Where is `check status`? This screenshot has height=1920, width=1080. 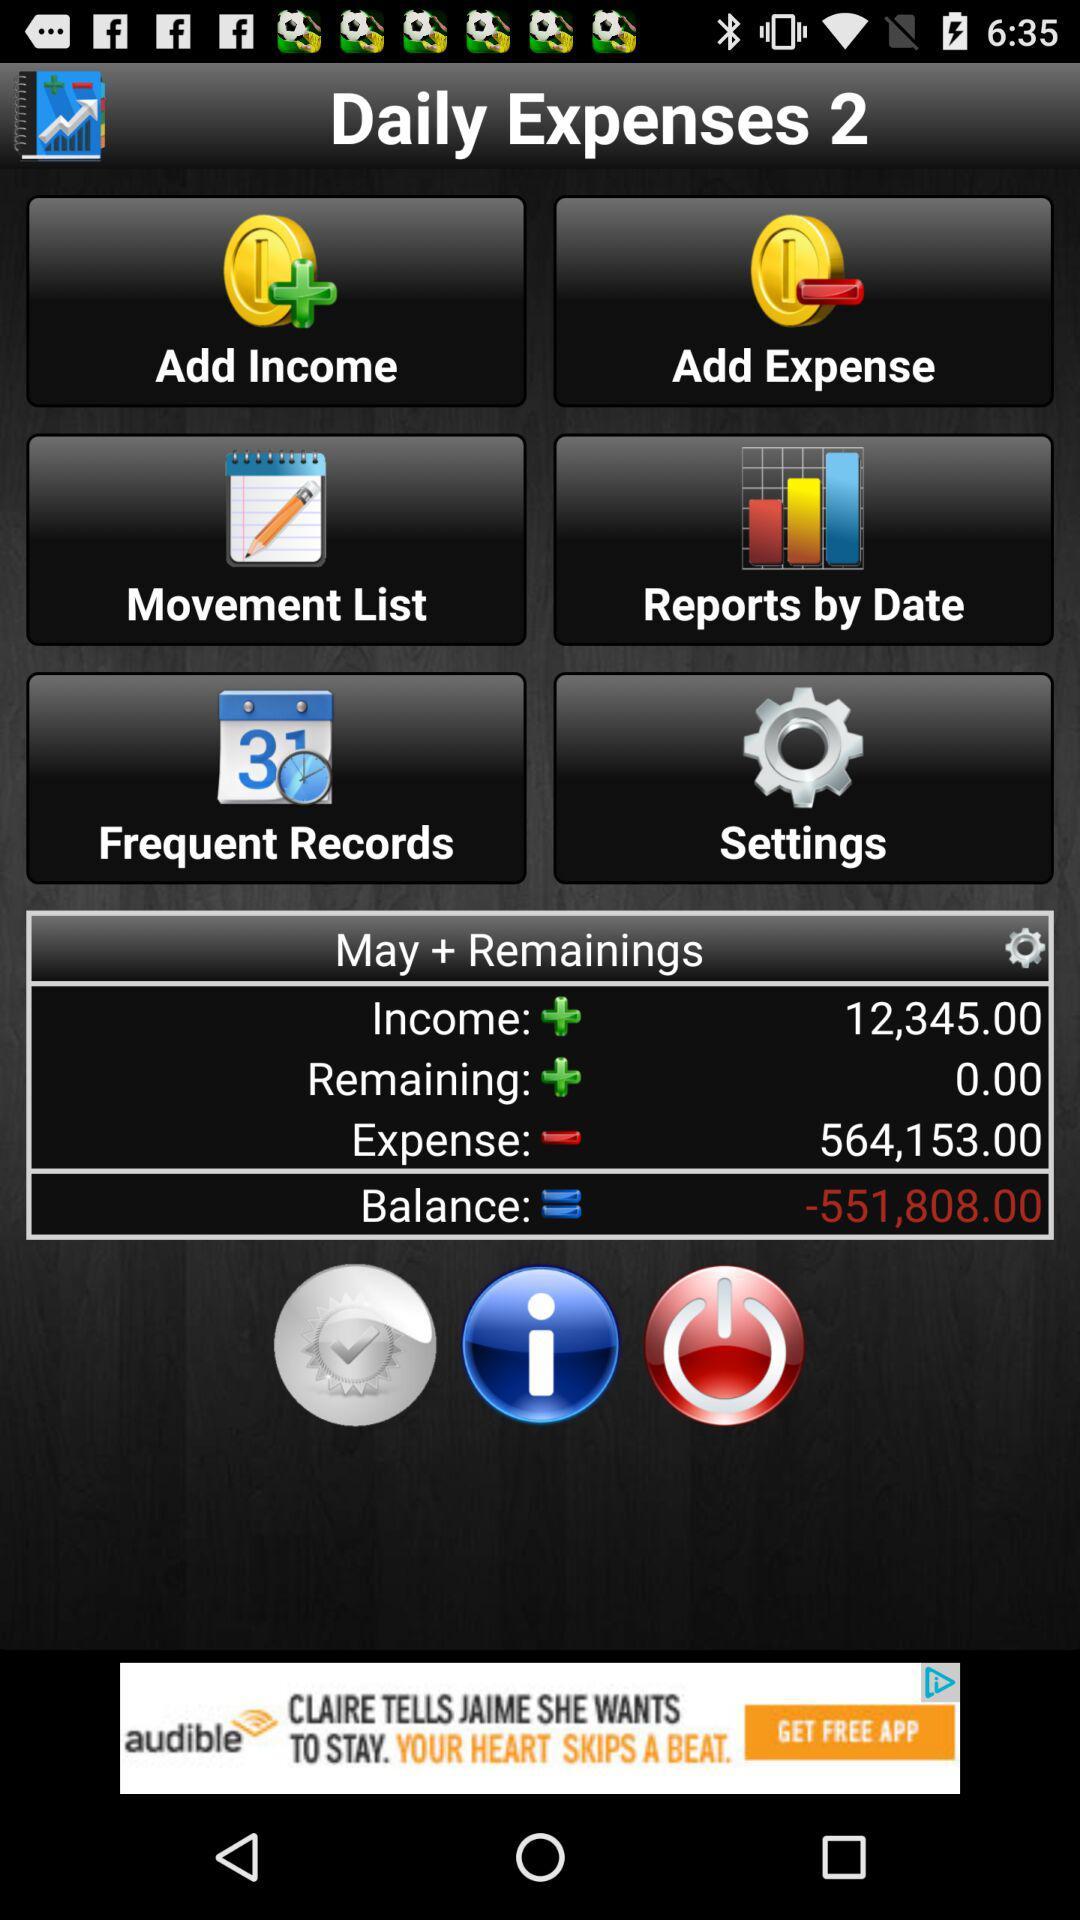 check status is located at coordinates (354, 1345).